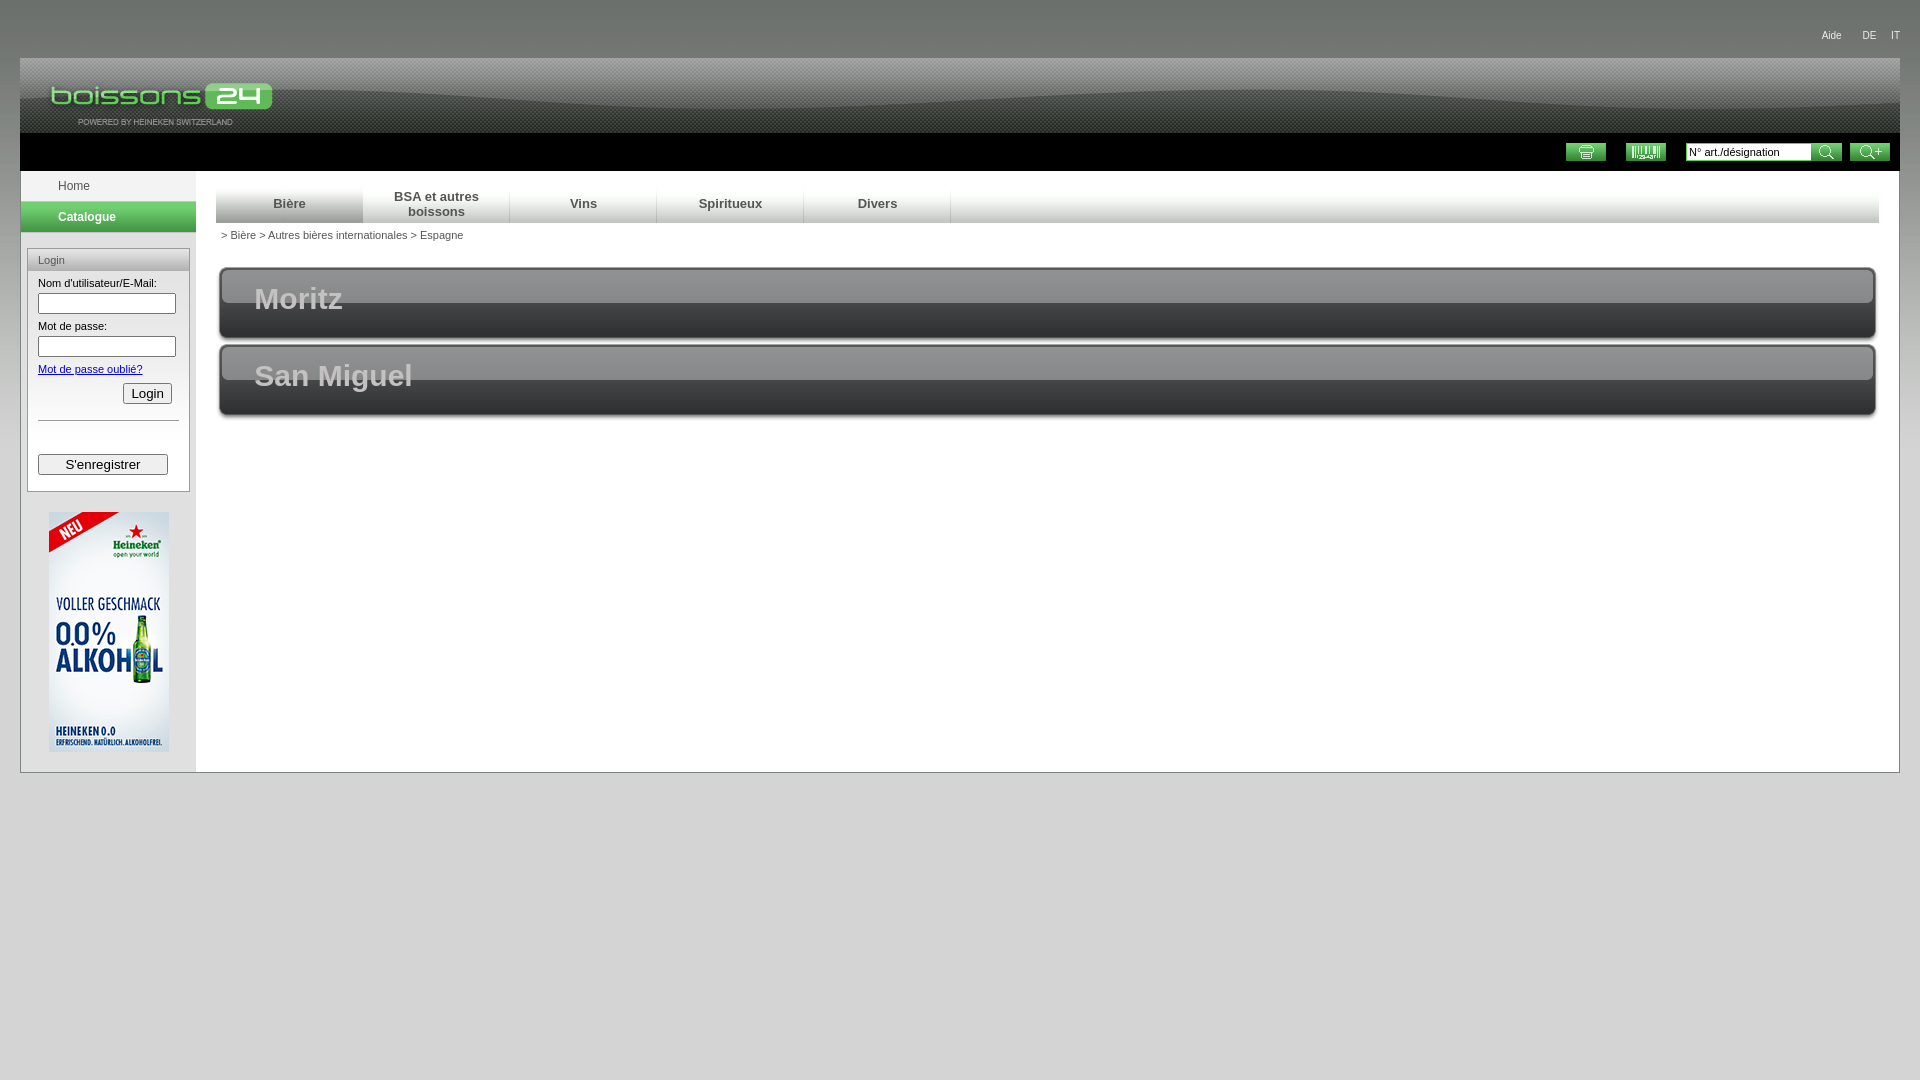 The width and height of the screenshot is (1920, 1080). What do you see at coordinates (435, 204) in the screenshot?
I see `'BSA et autres boissons'` at bounding box center [435, 204].